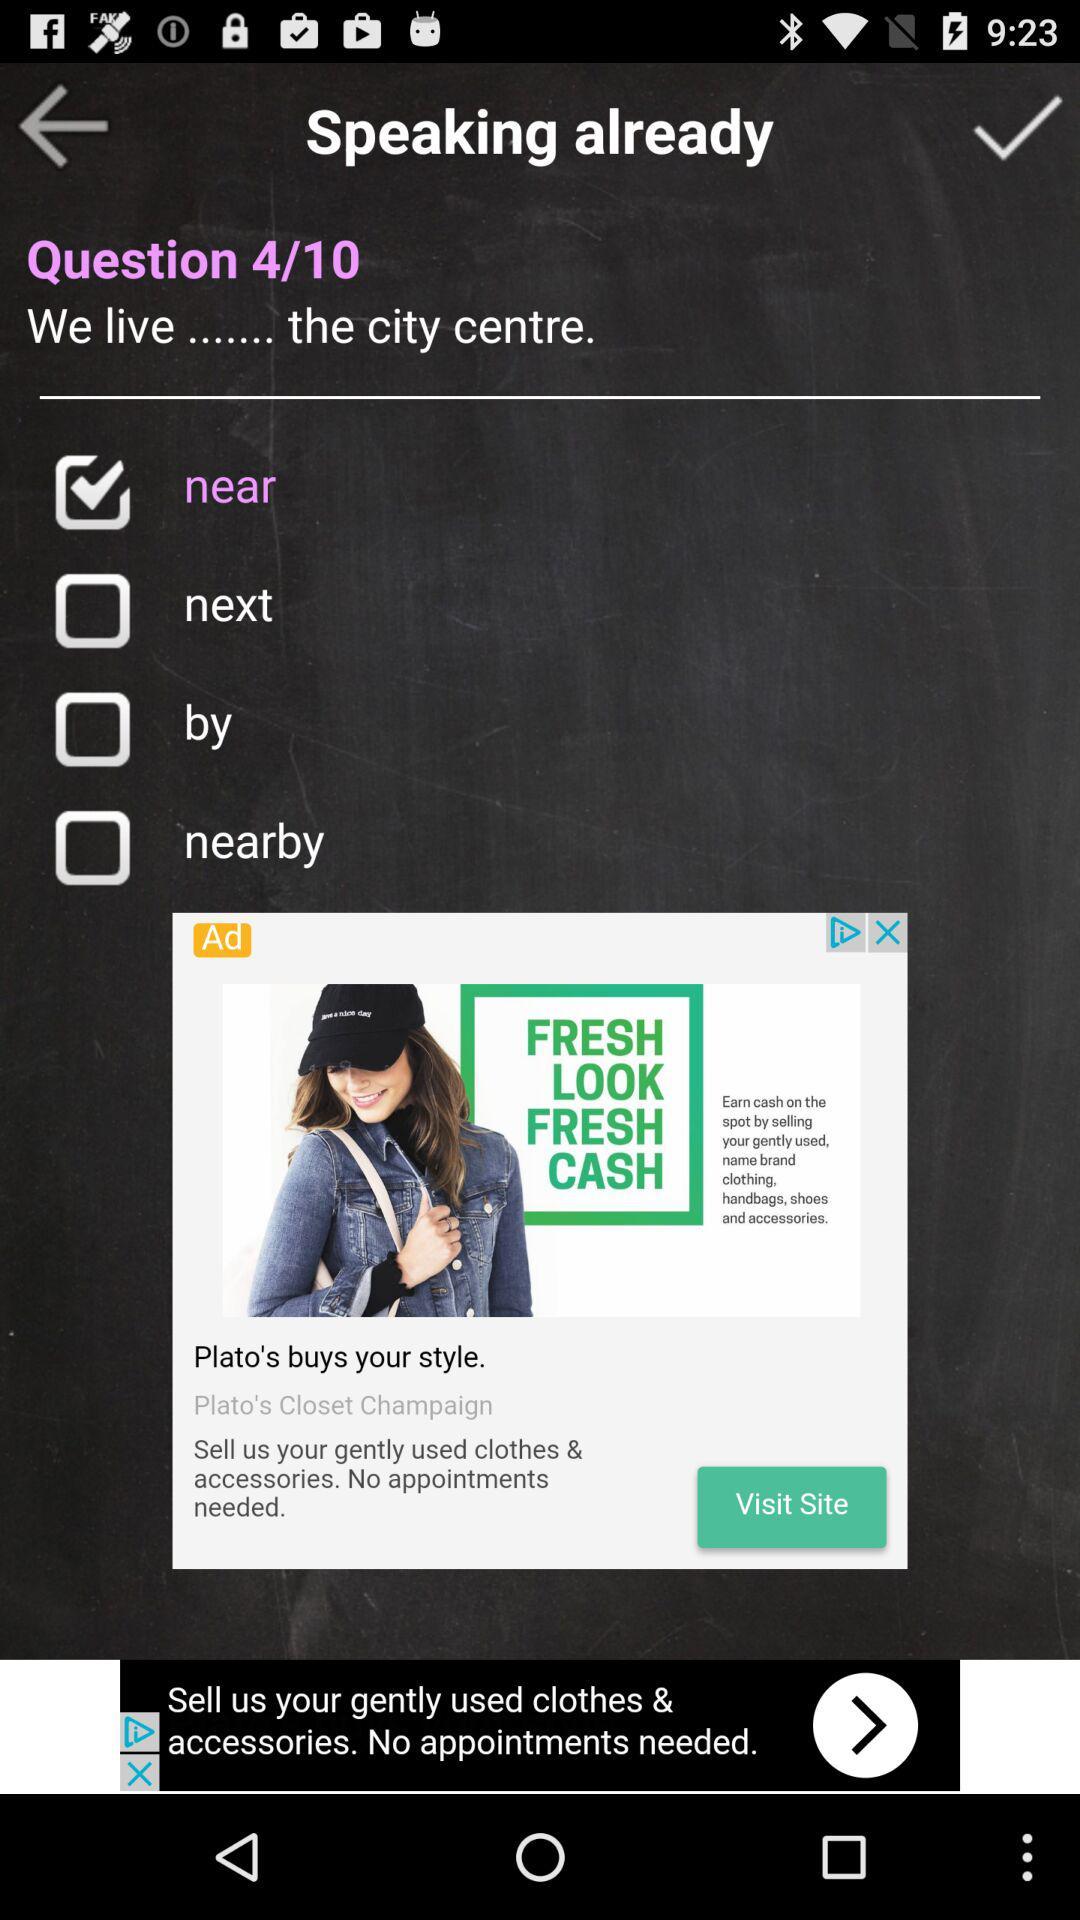  I want to click on the check icon, so click(1017, 133).